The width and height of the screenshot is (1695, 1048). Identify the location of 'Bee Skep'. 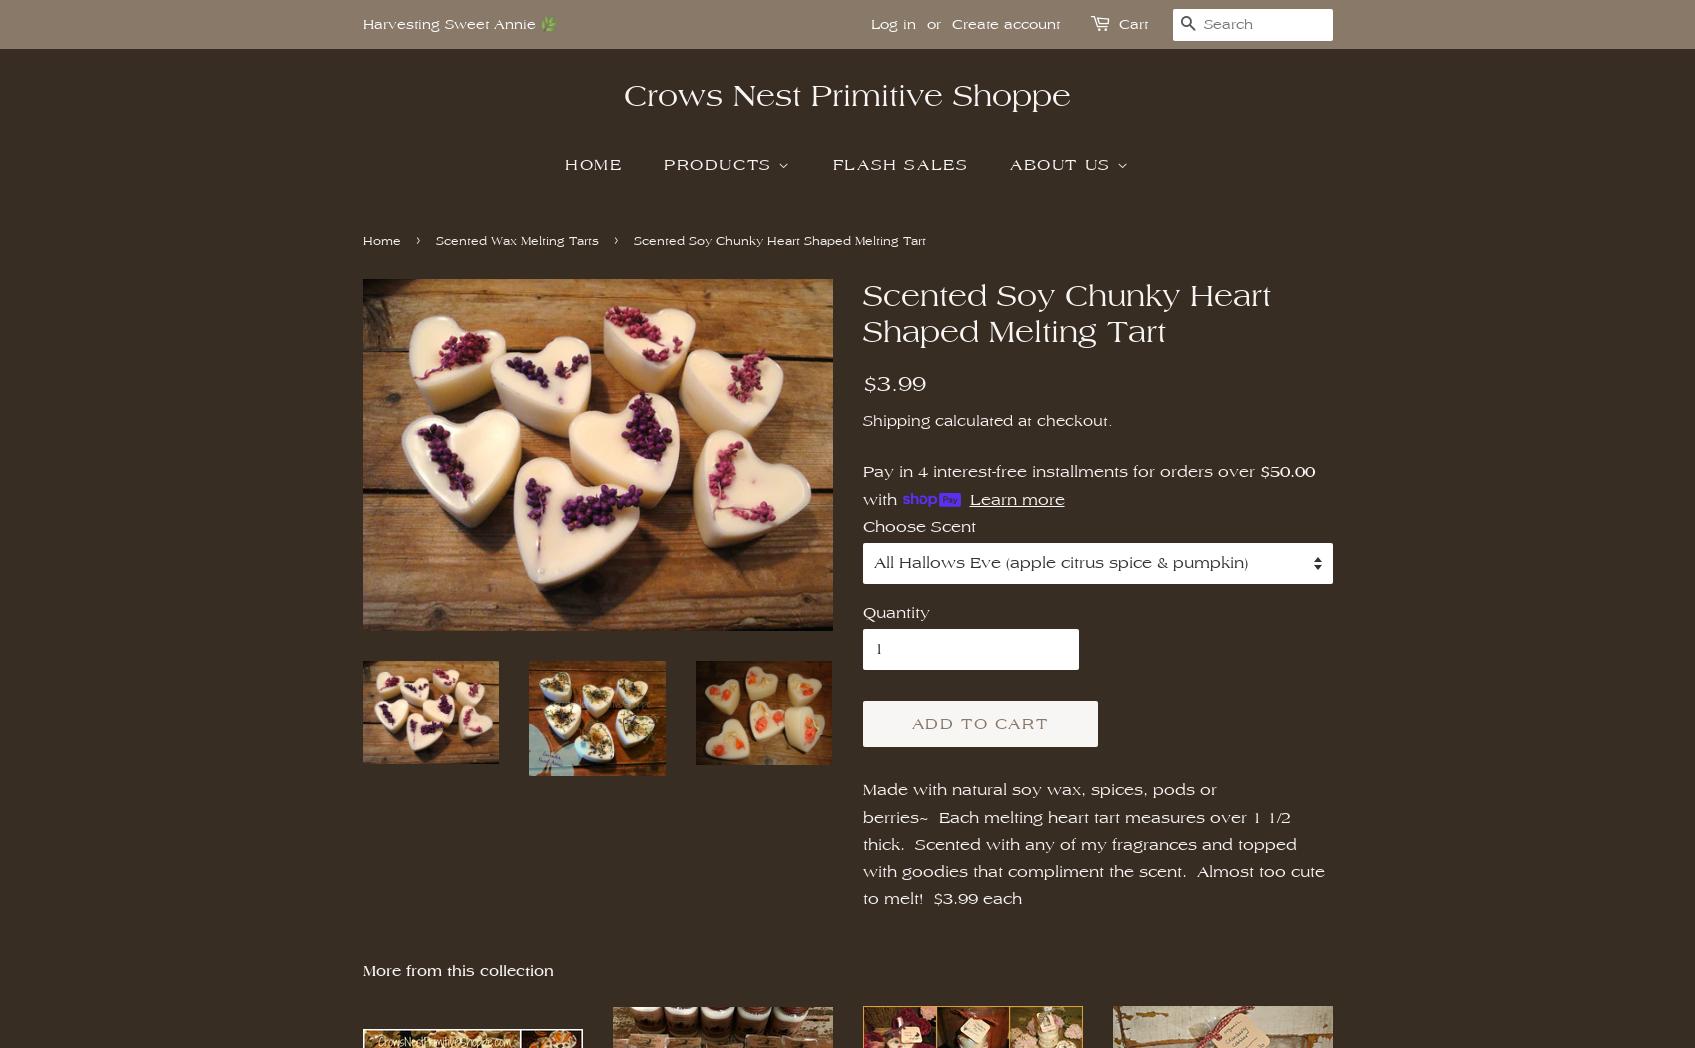
(1120, 463).